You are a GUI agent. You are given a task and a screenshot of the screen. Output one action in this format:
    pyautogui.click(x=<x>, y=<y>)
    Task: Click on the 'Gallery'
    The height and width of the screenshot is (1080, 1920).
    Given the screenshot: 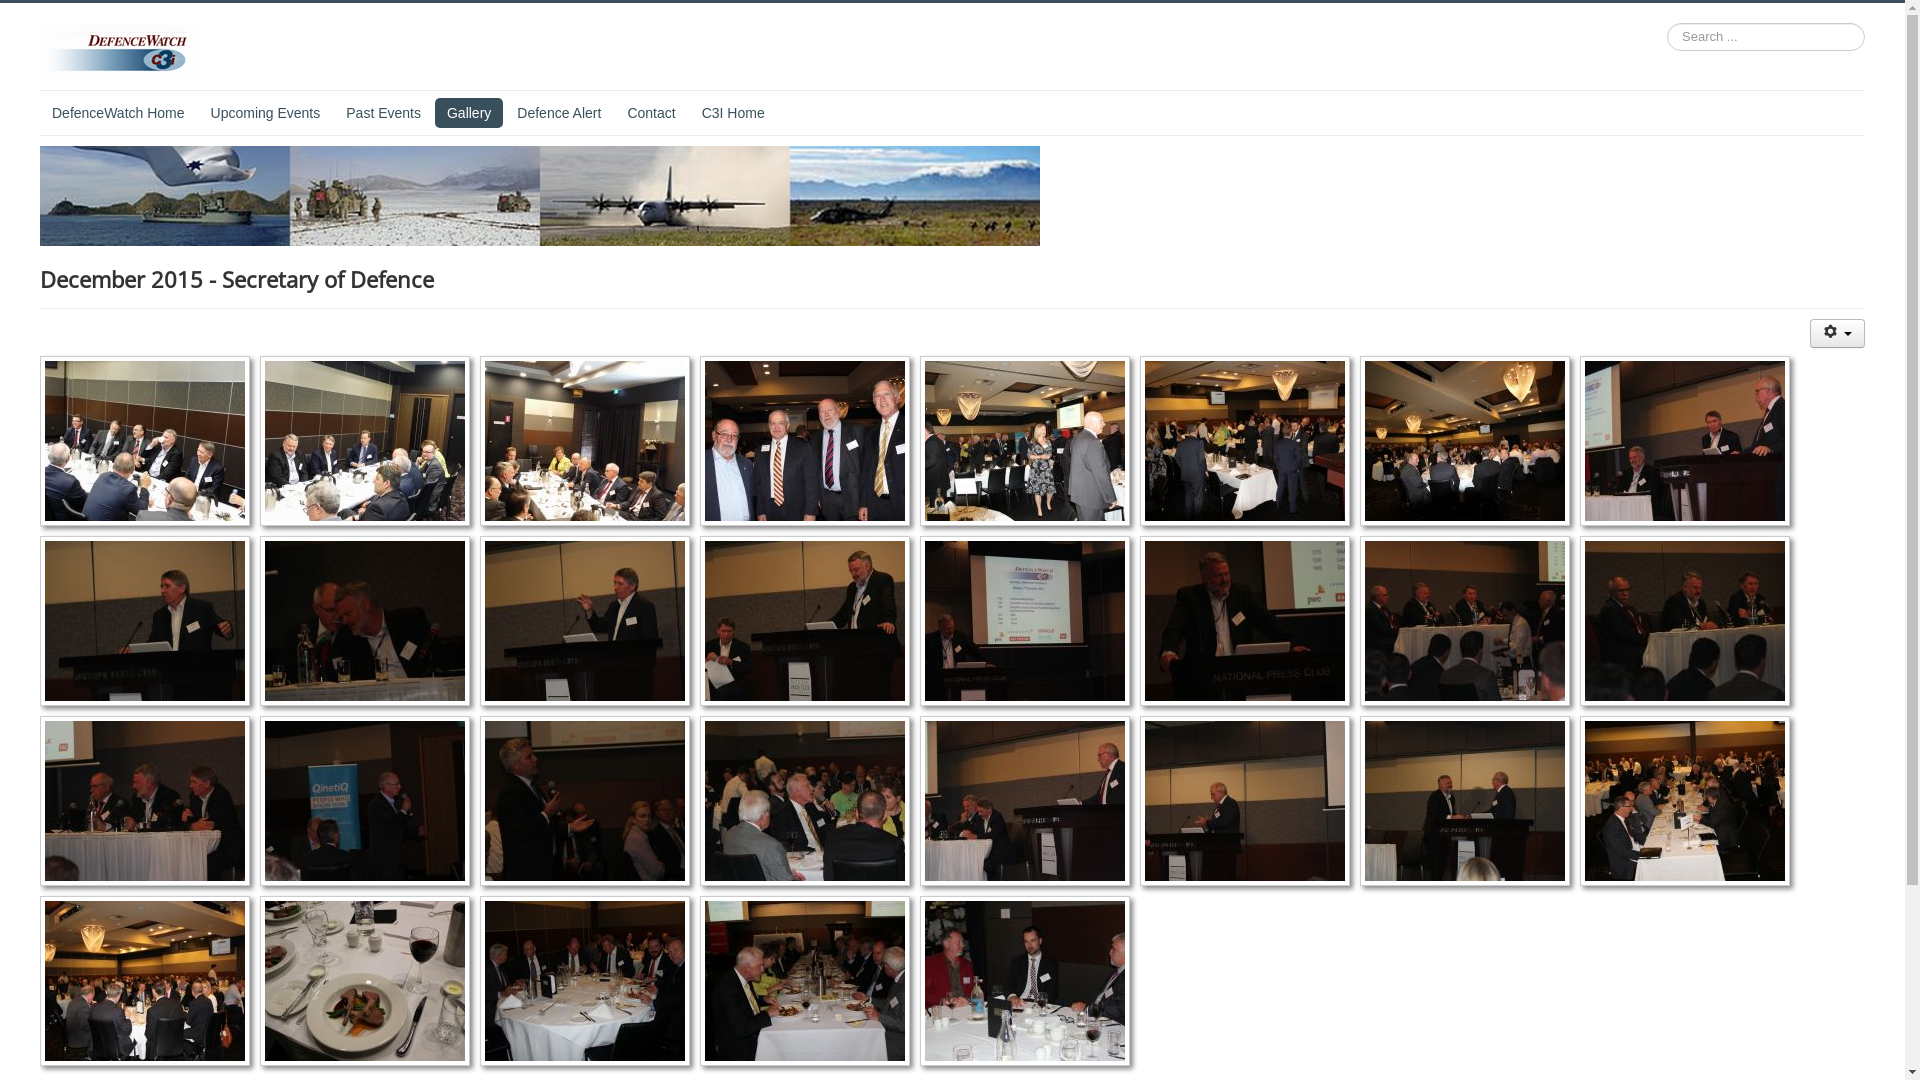 What is the action you would take?
    pyautogui.click(x=468, y=112)
    